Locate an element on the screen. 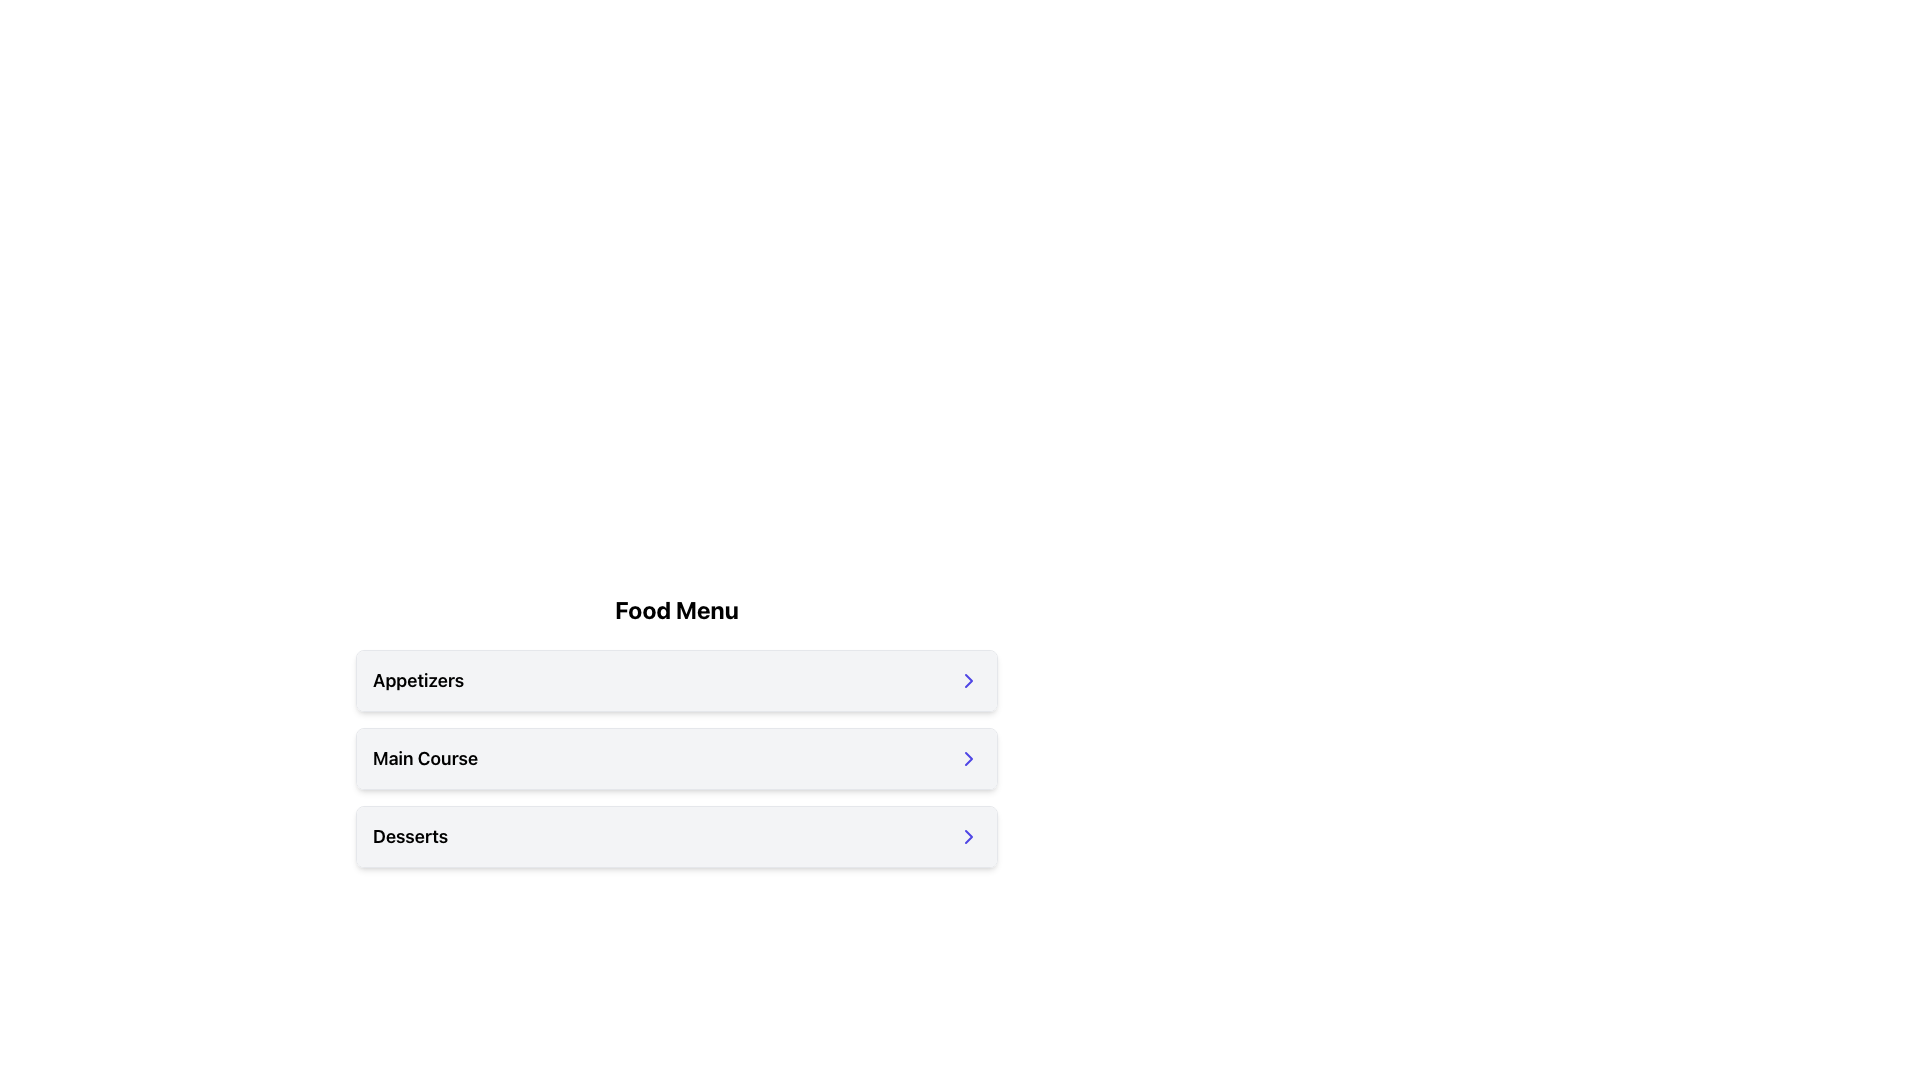 The image size is (1920, 1080). text from the prominently styled 'Food Menu' label located at the top of the menu section, which is centered horizontally above the submenu items is located at coordinates (676, 608).